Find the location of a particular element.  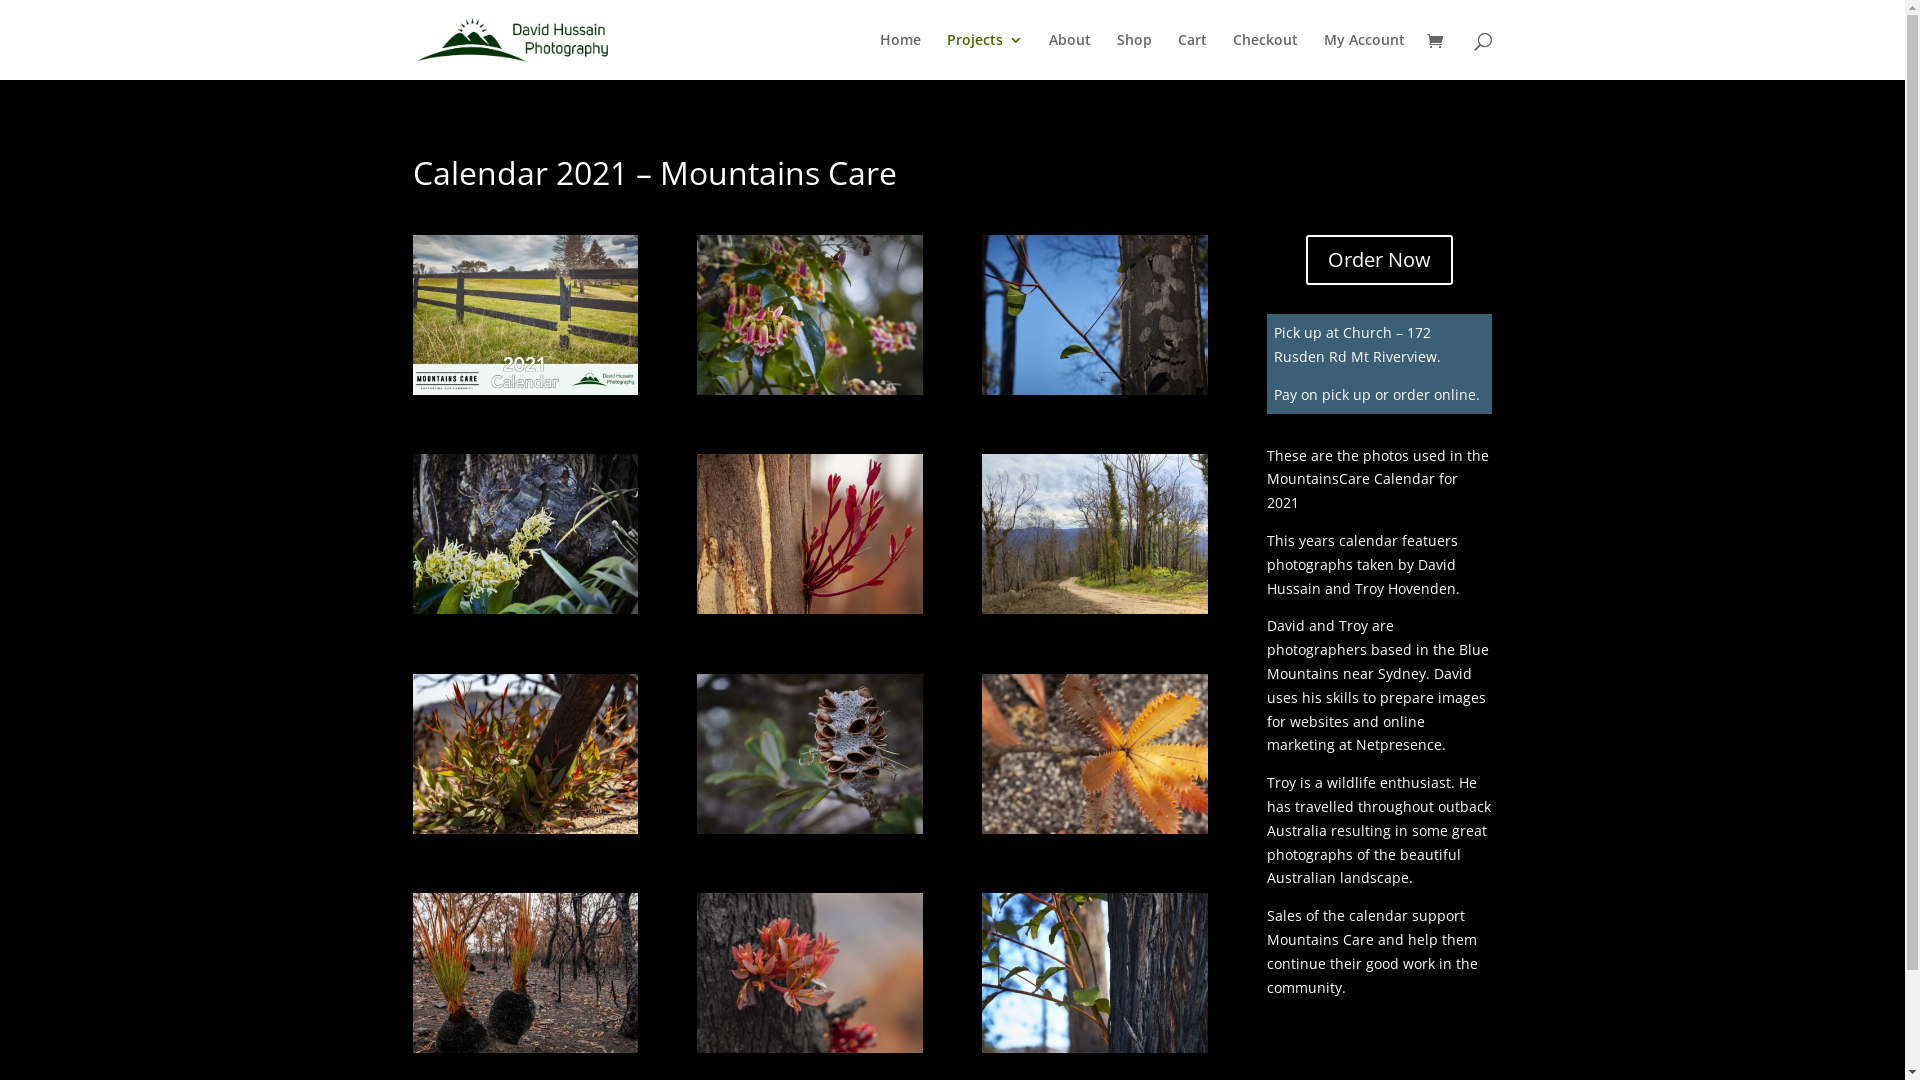

'Home' is located at coordinates (899, 55).